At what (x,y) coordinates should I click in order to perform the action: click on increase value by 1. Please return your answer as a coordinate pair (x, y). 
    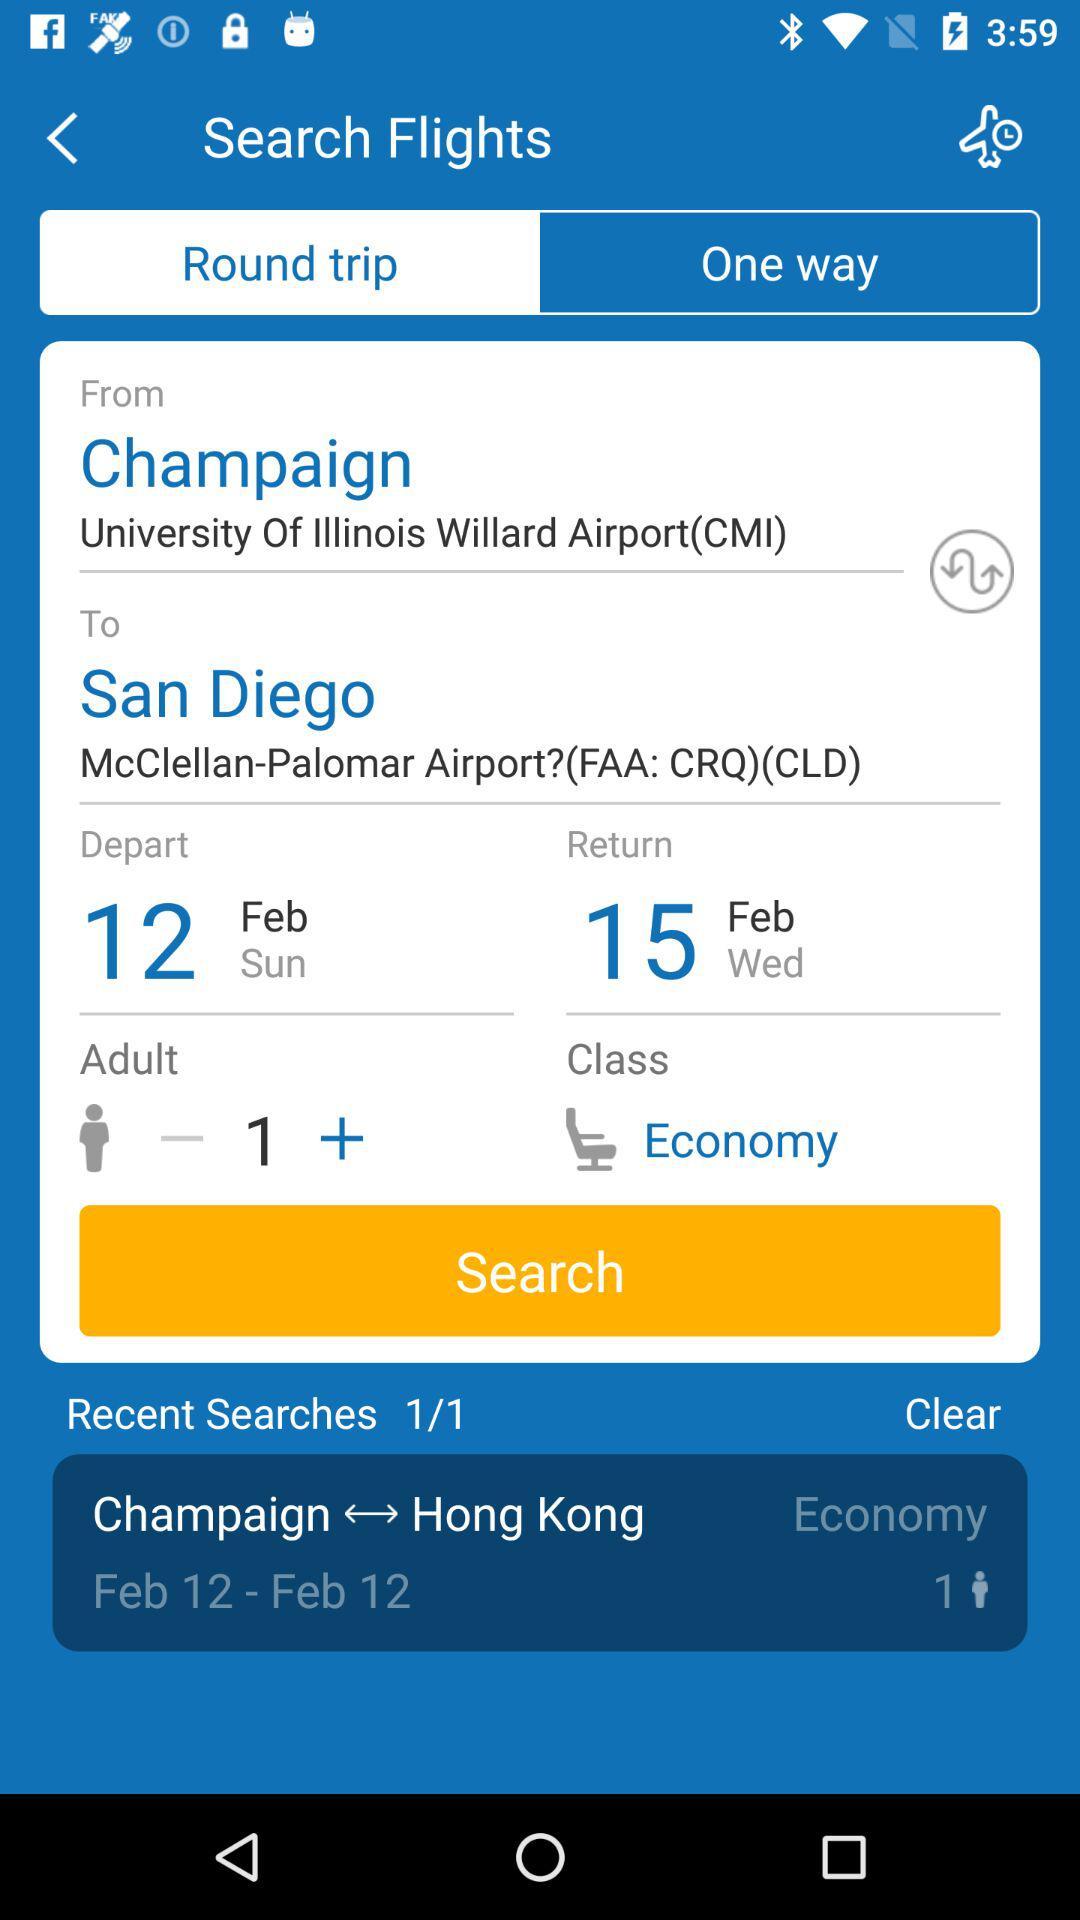
    Looking at the image, I should click on (334, 1138).